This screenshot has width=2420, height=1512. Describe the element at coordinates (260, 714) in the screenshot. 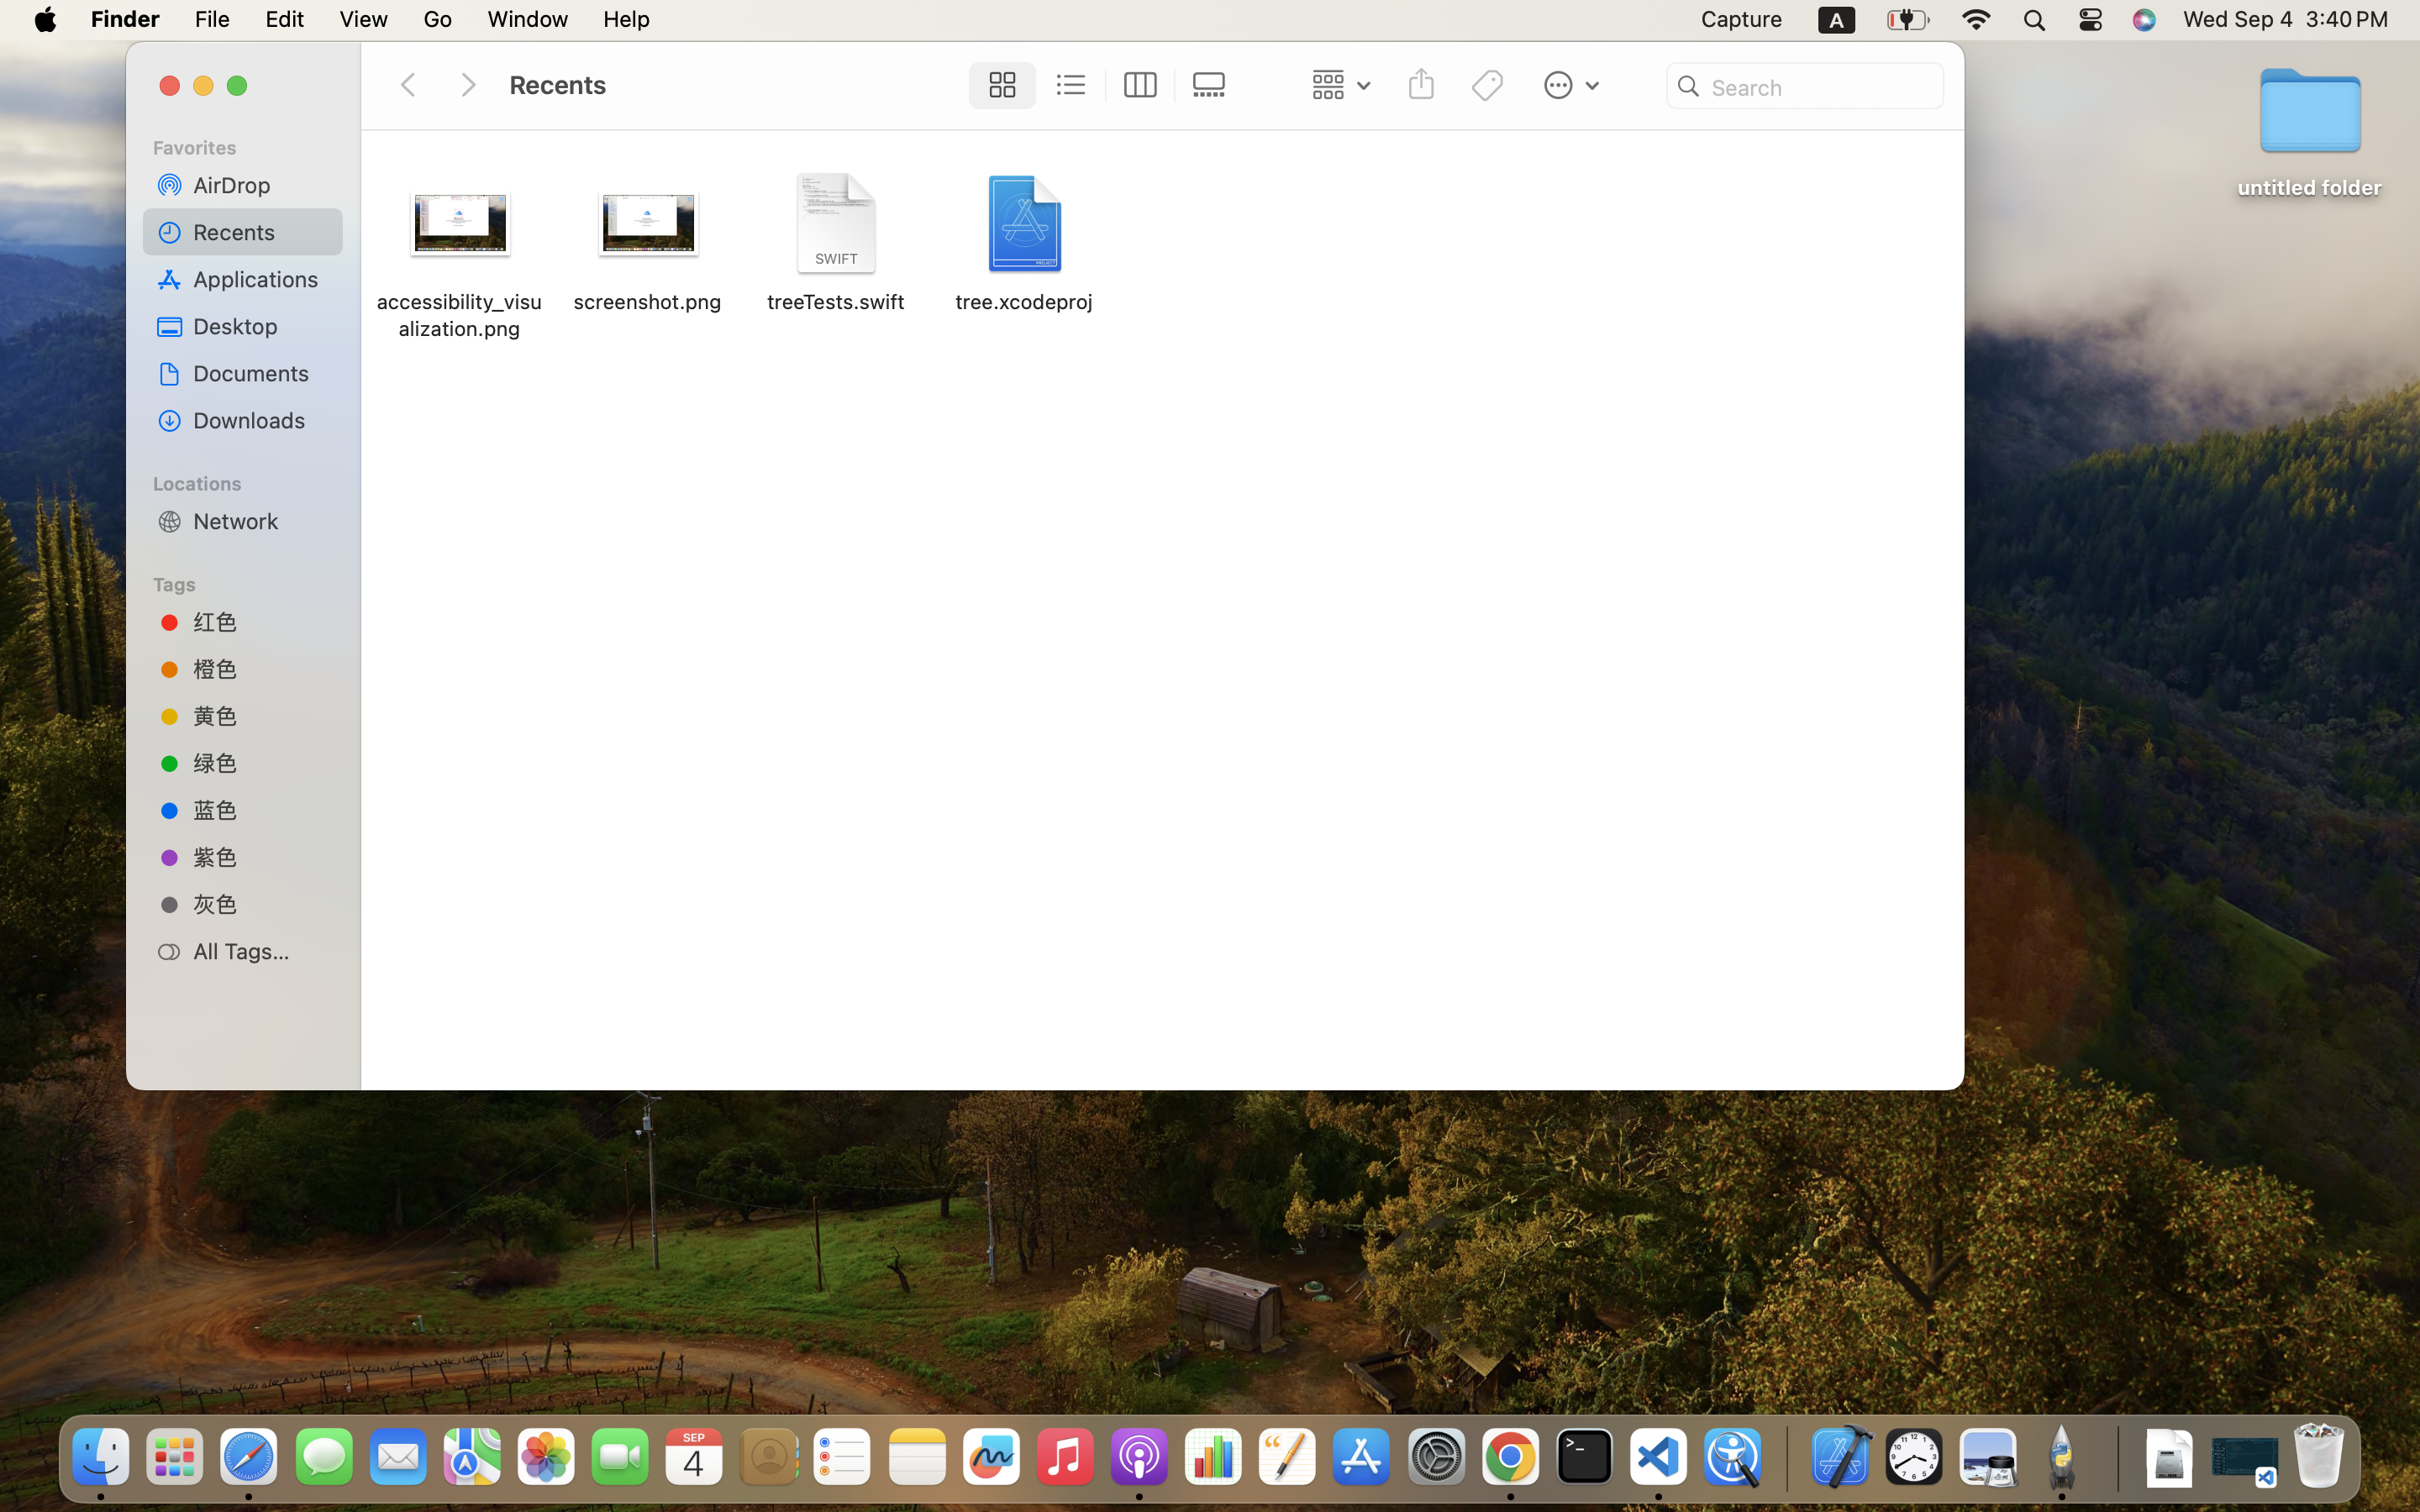

I see `'黄色'` at that location.